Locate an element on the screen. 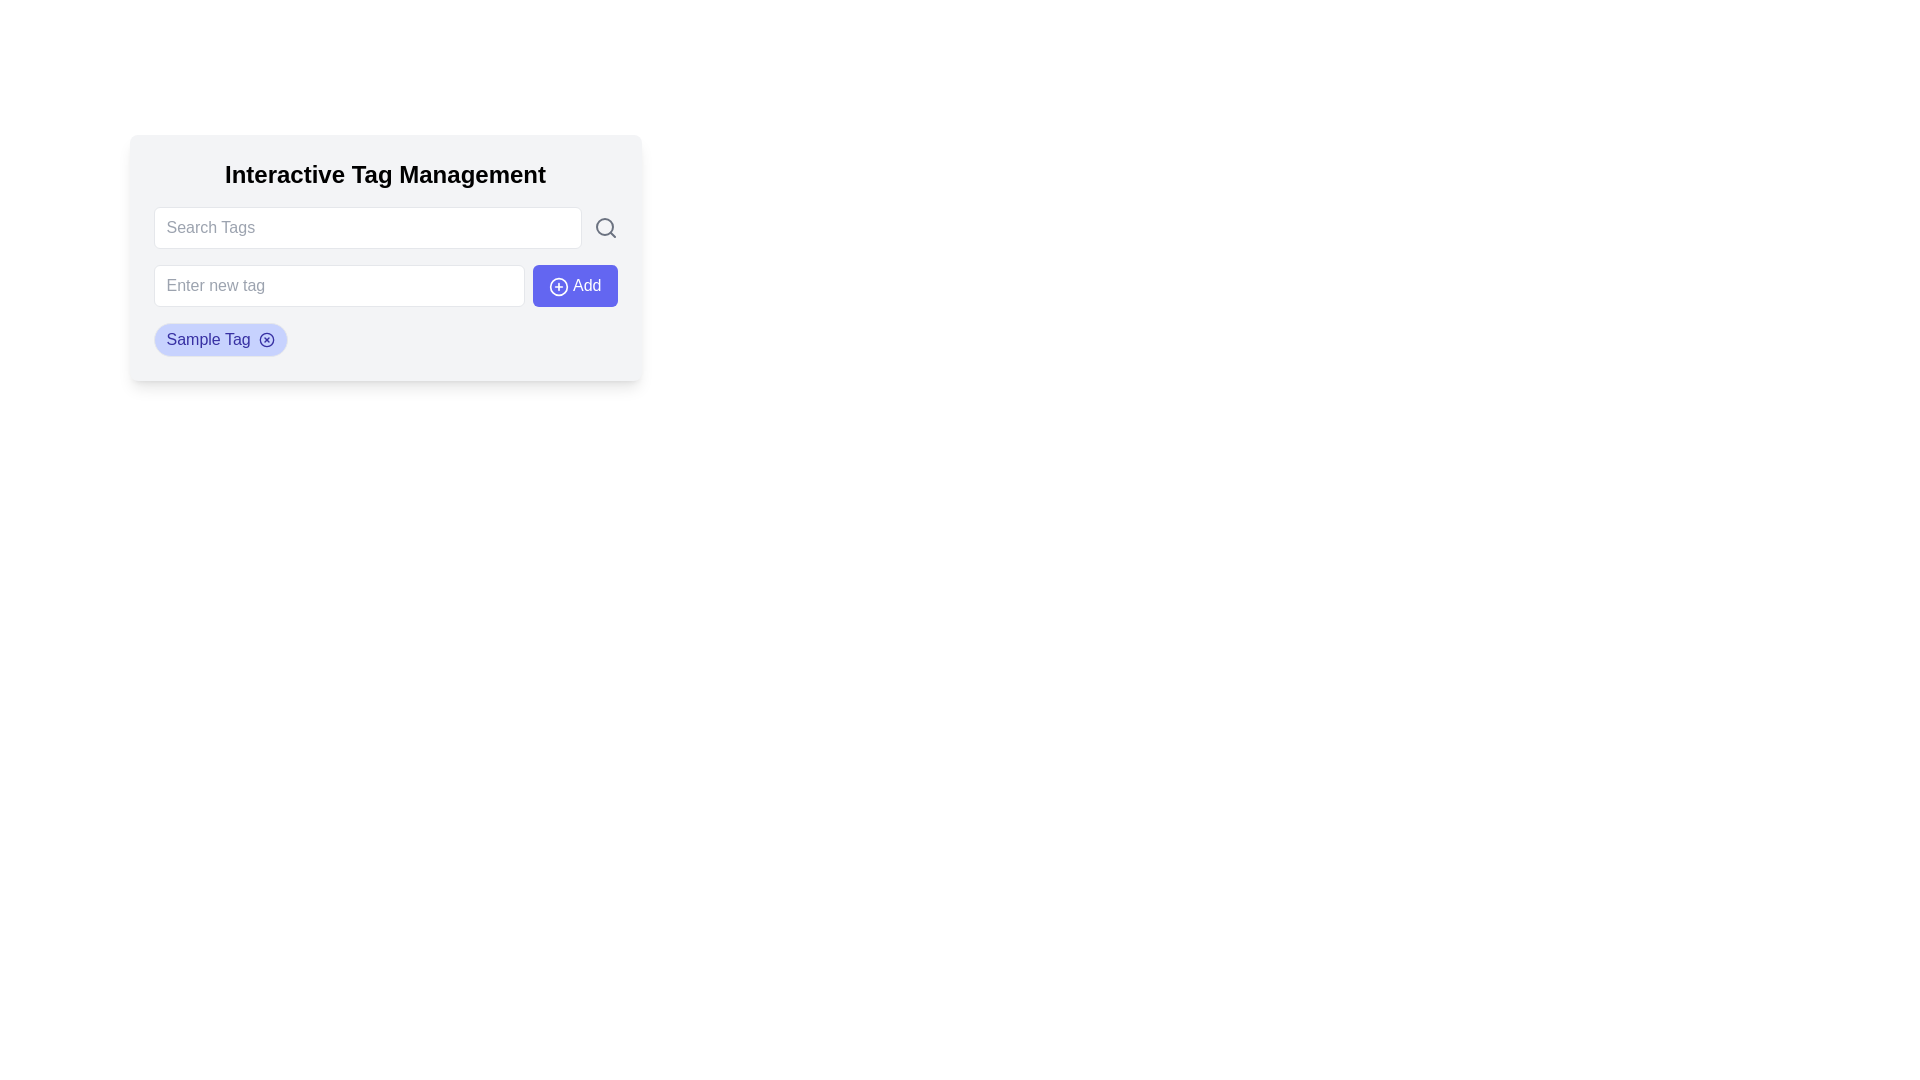  the 'Add' button represented by a plus icon in the SVG component located to the right of the 'Enter new tag' input field is located at coordinates (559, 286).